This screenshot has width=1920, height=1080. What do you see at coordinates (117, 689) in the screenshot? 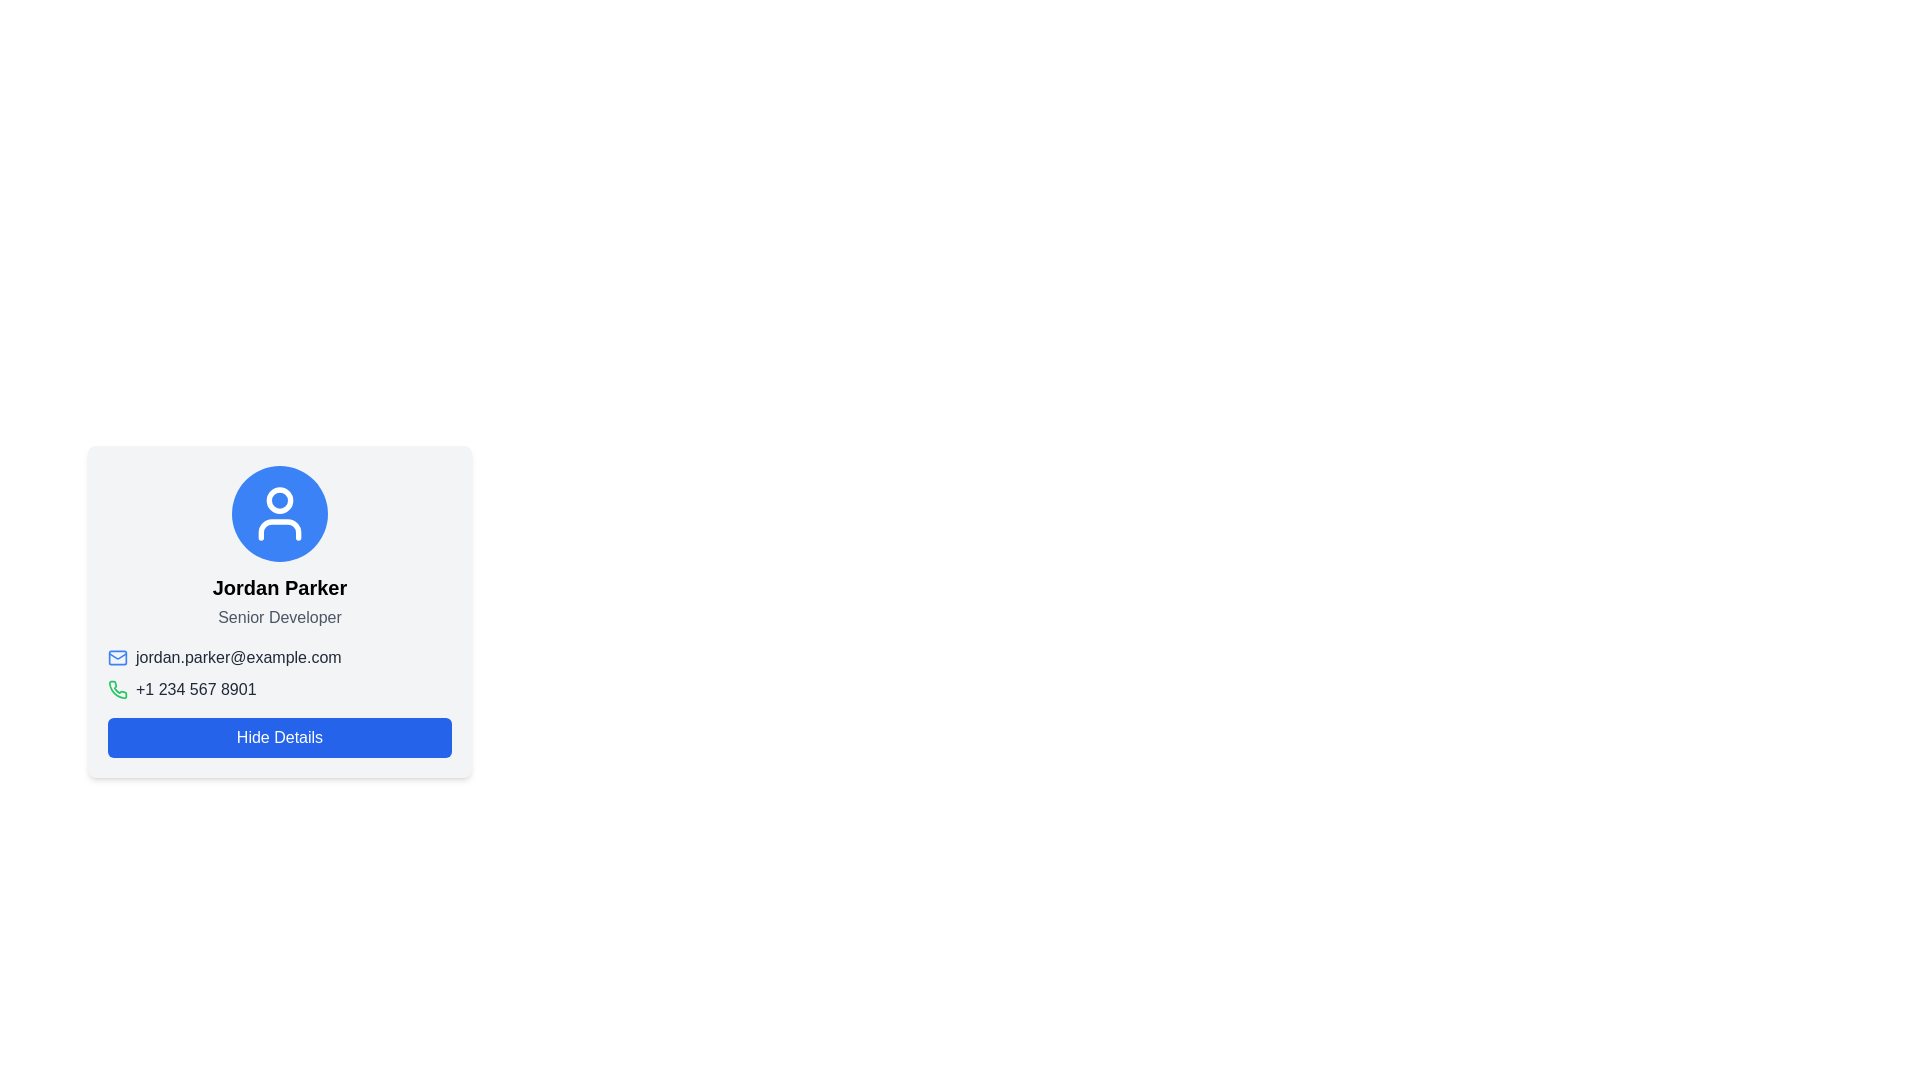
I see `the phone number icon located in the lower part of the contact card, to initiate a phone call` at bounding box center [117, 689].